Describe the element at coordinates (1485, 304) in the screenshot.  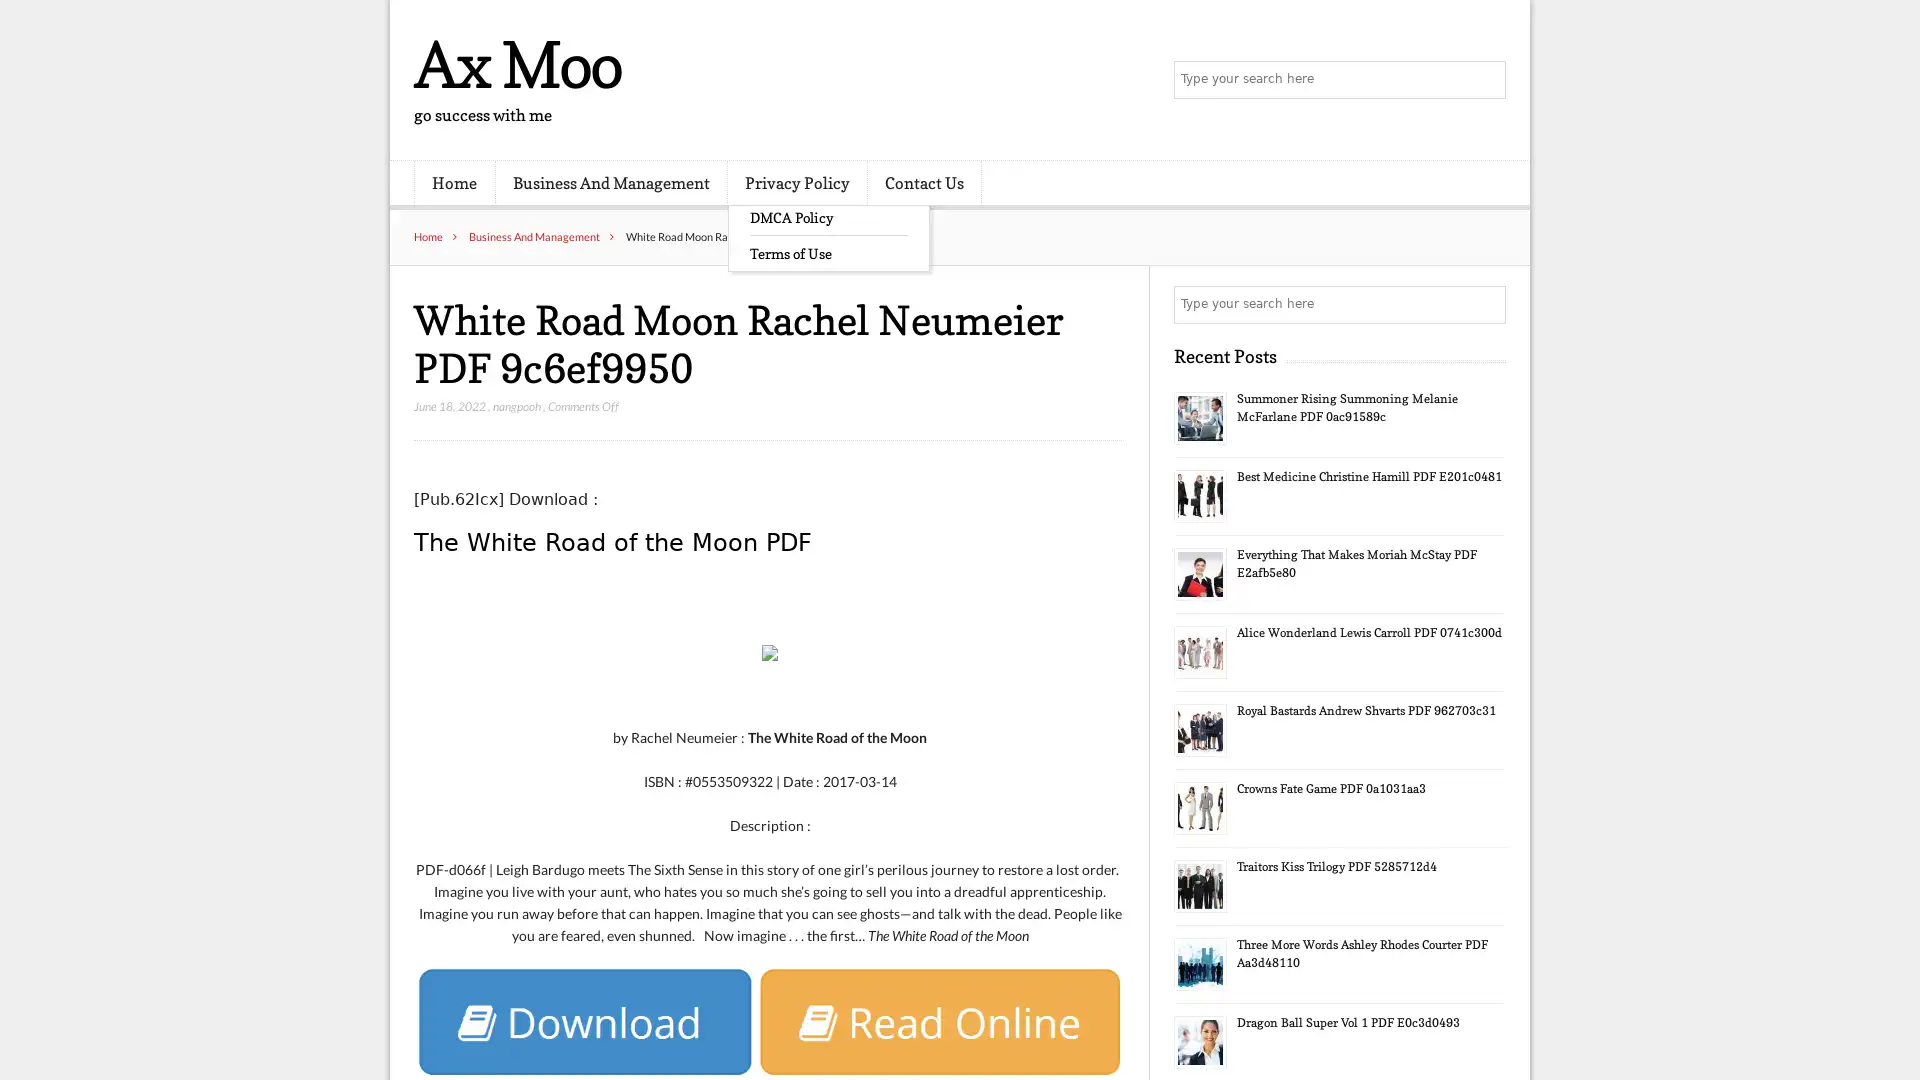
I see `Search` at that location.